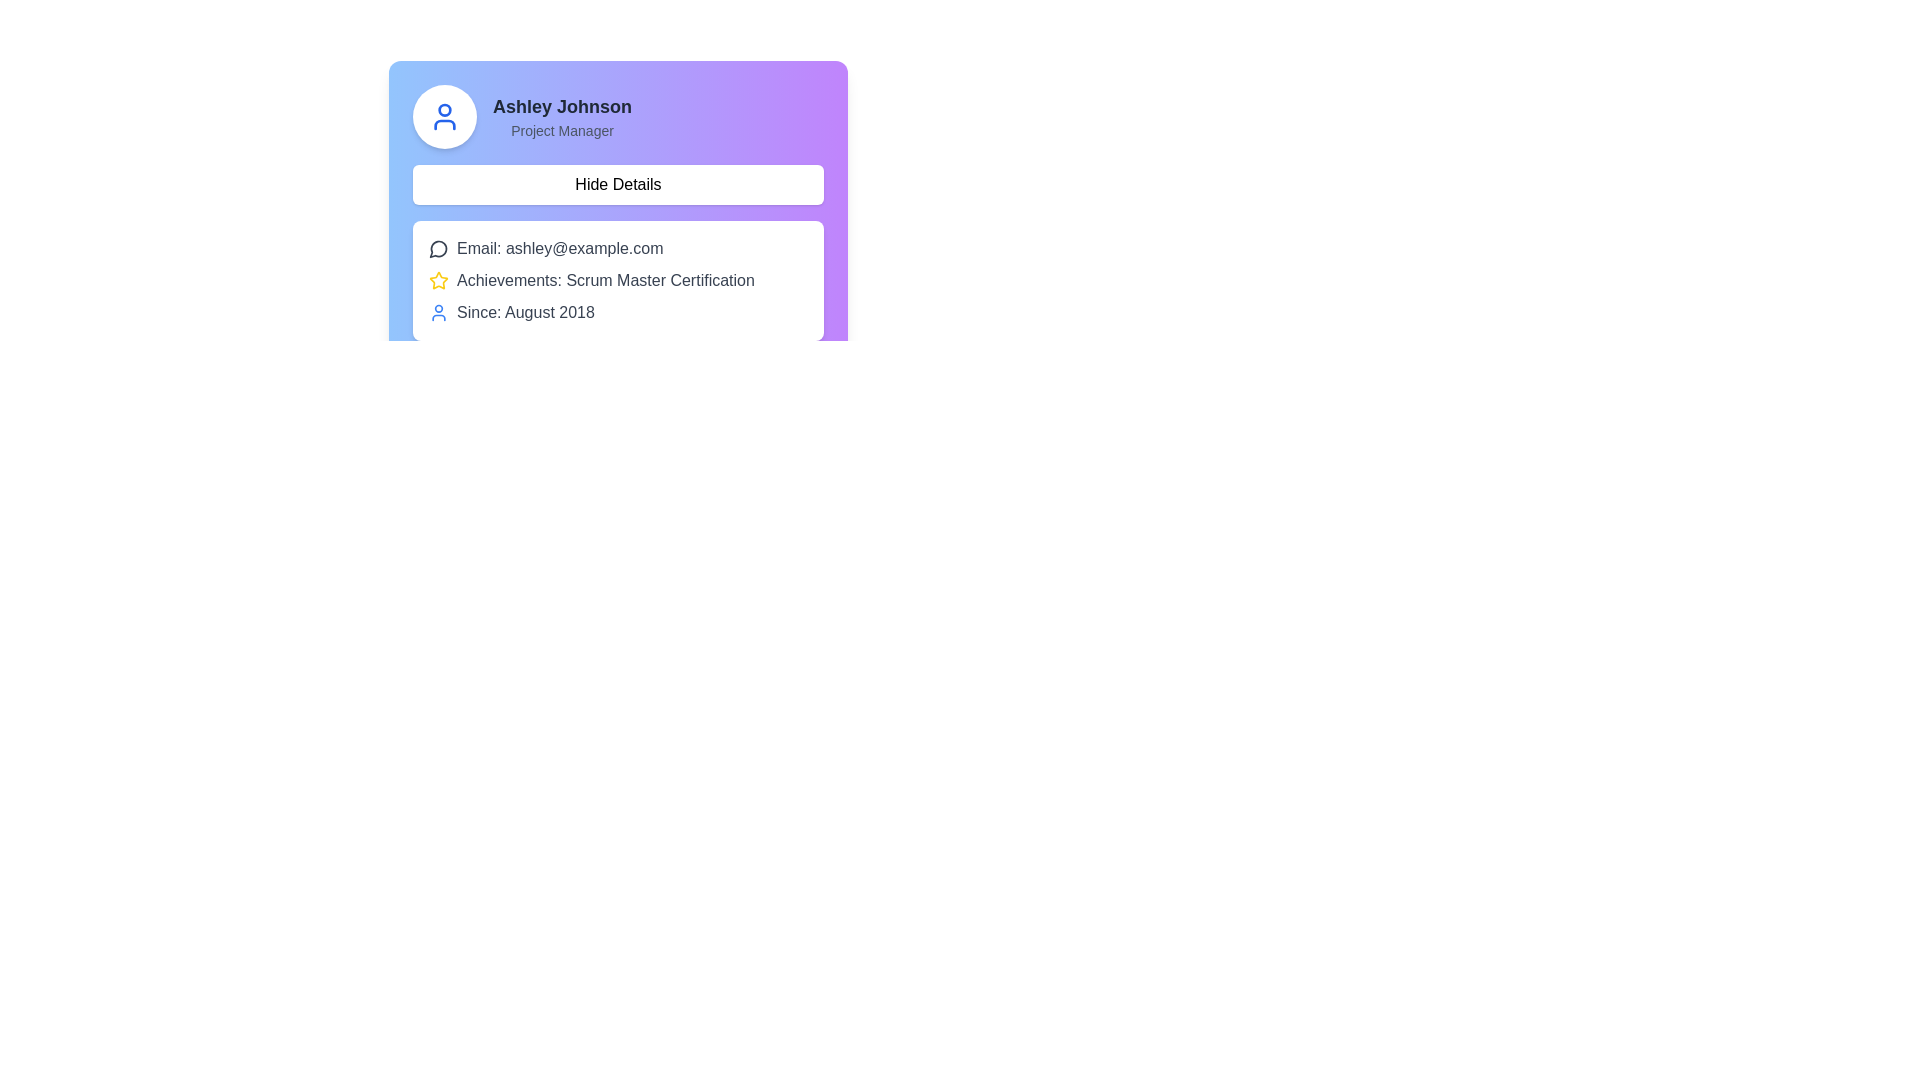  Describe the element at coordinates (617, 189) in the screenshot. I see `the button that collapses or hides additional details` at that location.